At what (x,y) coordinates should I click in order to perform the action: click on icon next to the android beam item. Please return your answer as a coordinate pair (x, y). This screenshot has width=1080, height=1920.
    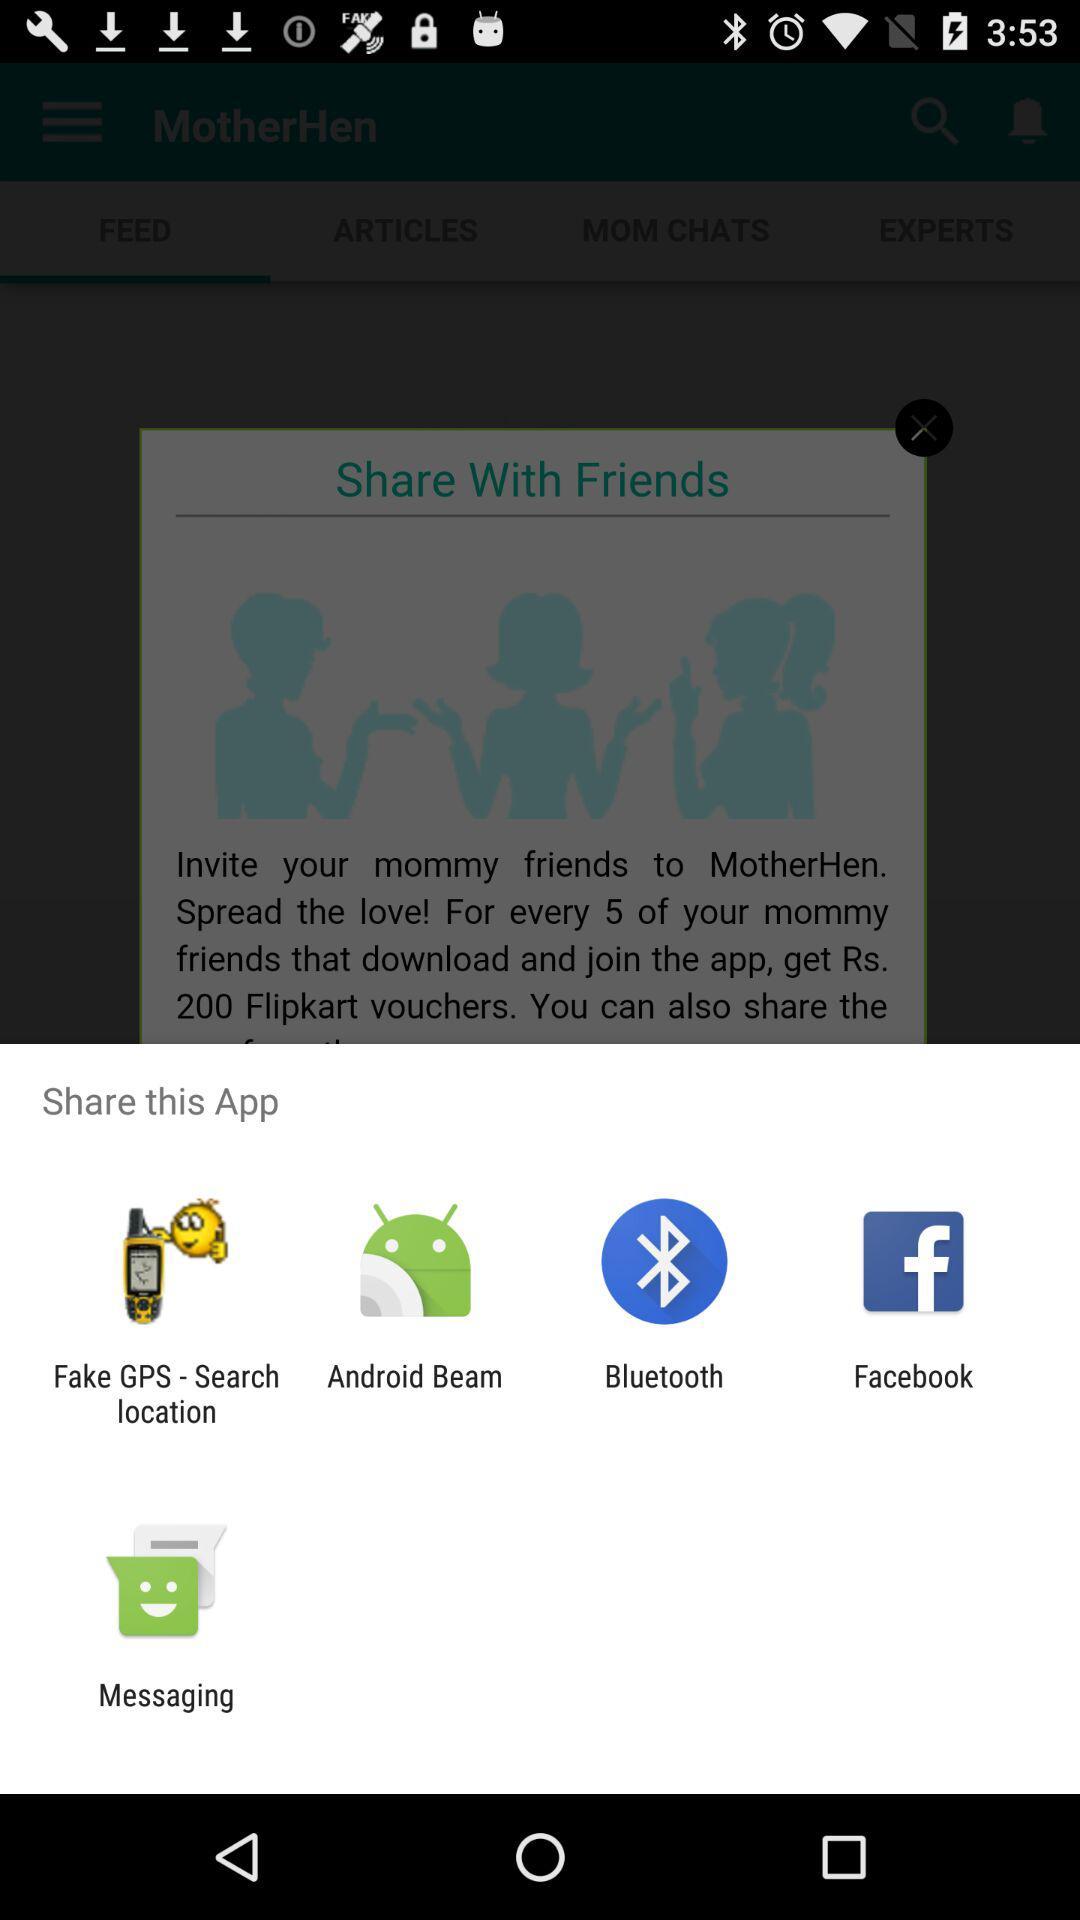
    Looking at the image, I should click on (664, 1392).